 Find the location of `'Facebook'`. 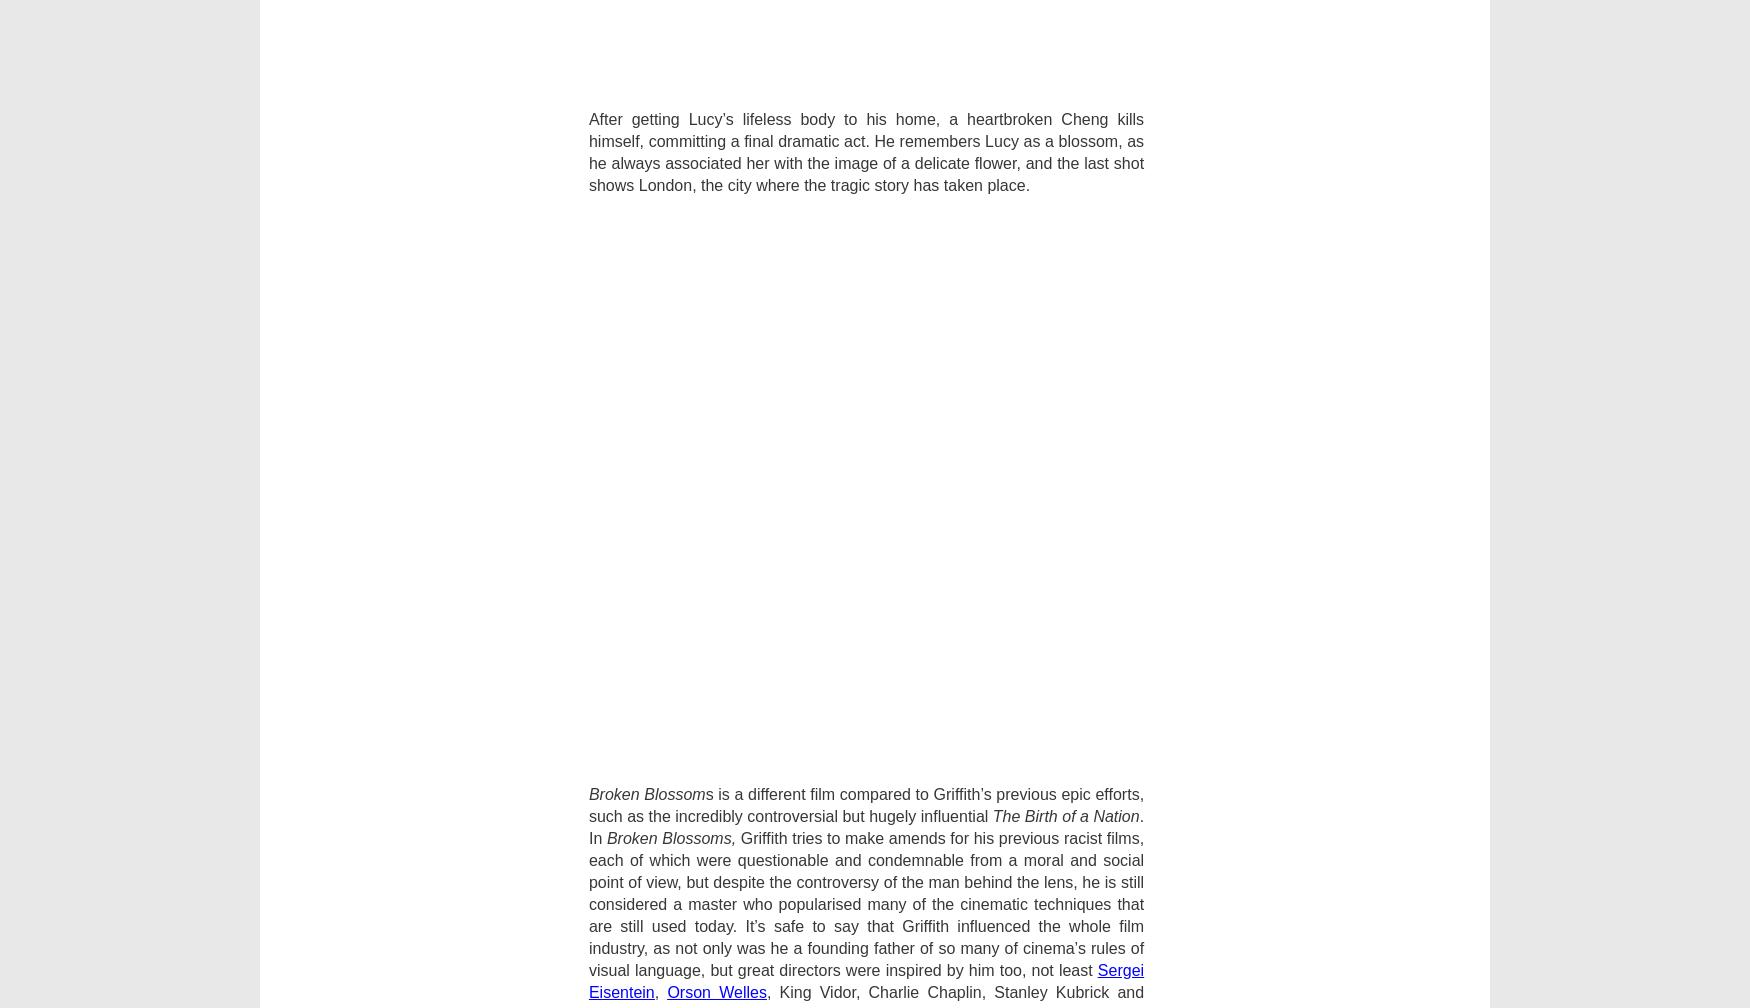

'Facebook' is located at coordinates (940, 664).